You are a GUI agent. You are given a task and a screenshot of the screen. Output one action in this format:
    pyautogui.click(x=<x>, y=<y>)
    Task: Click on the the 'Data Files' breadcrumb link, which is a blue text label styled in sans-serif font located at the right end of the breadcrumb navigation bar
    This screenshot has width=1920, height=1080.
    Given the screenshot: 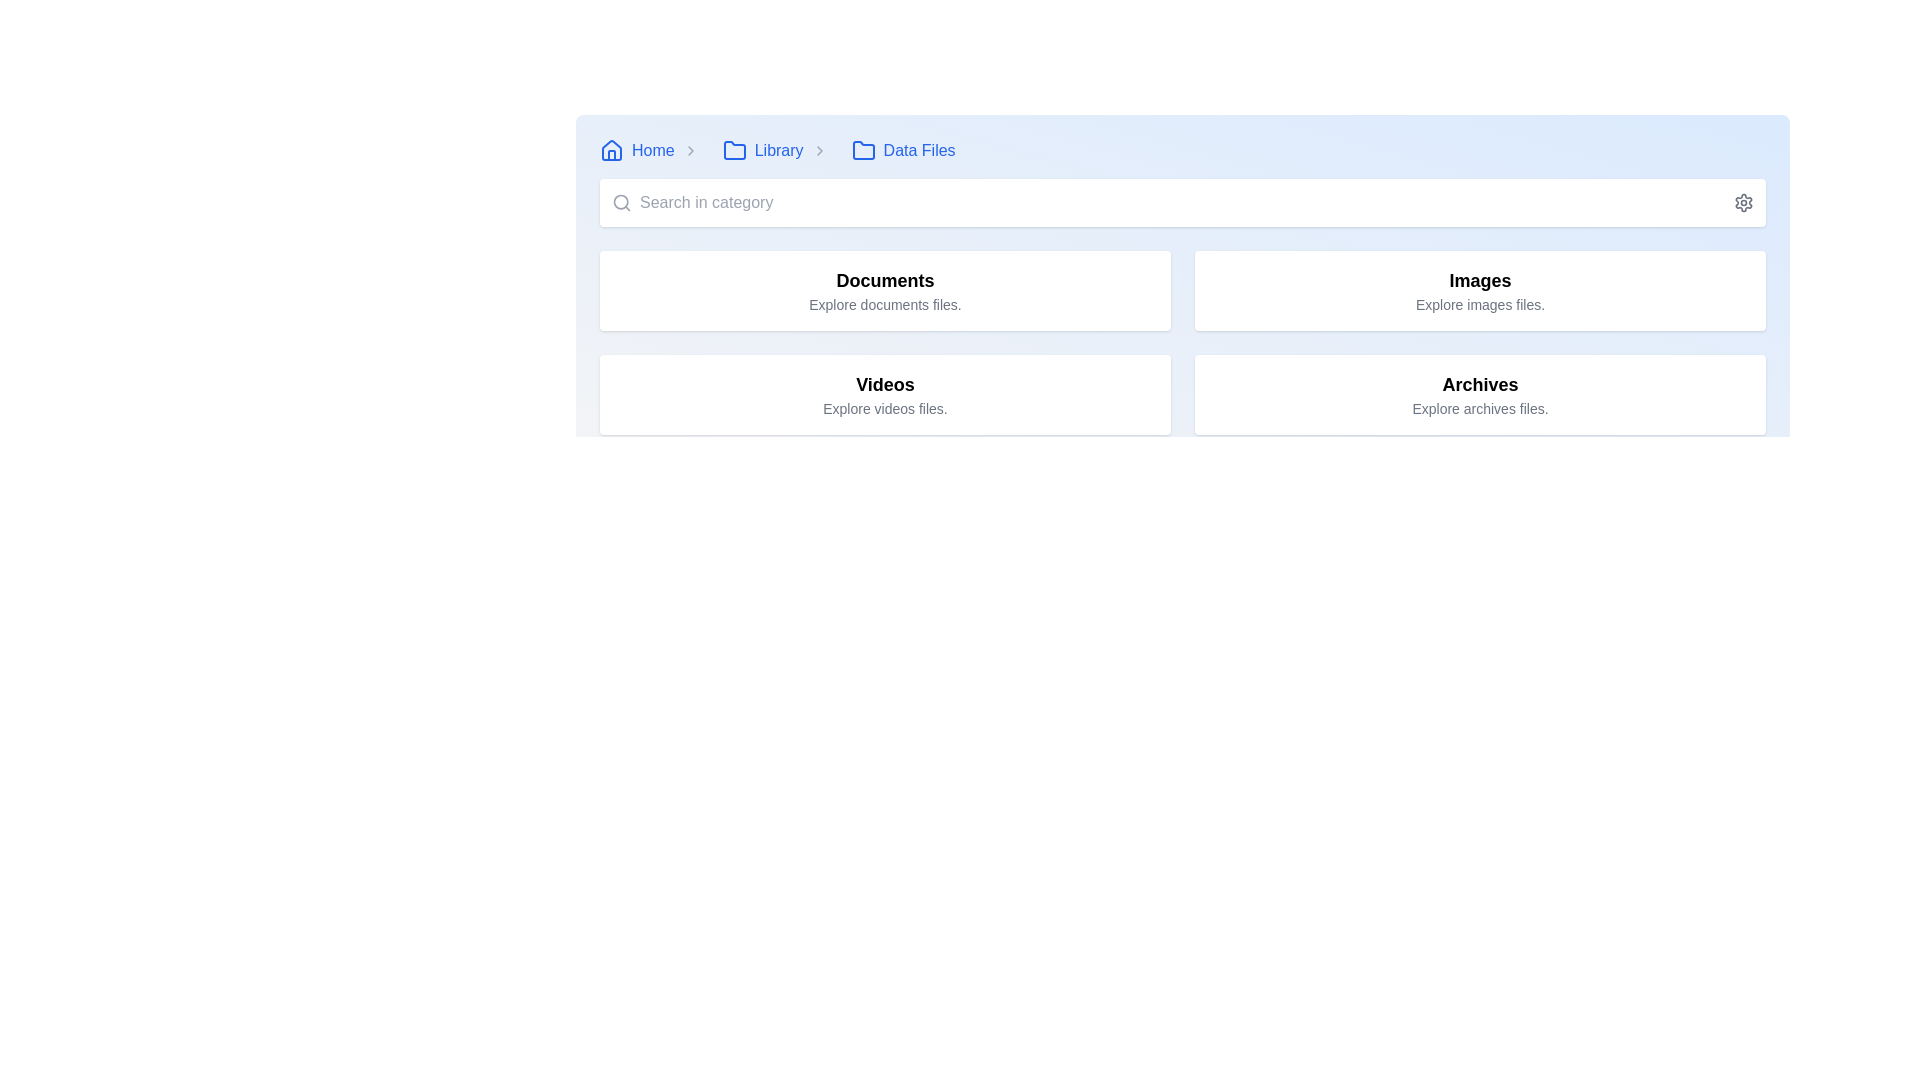 What is the action you would take?
    pyautogui.click(x=918, y=149)
    